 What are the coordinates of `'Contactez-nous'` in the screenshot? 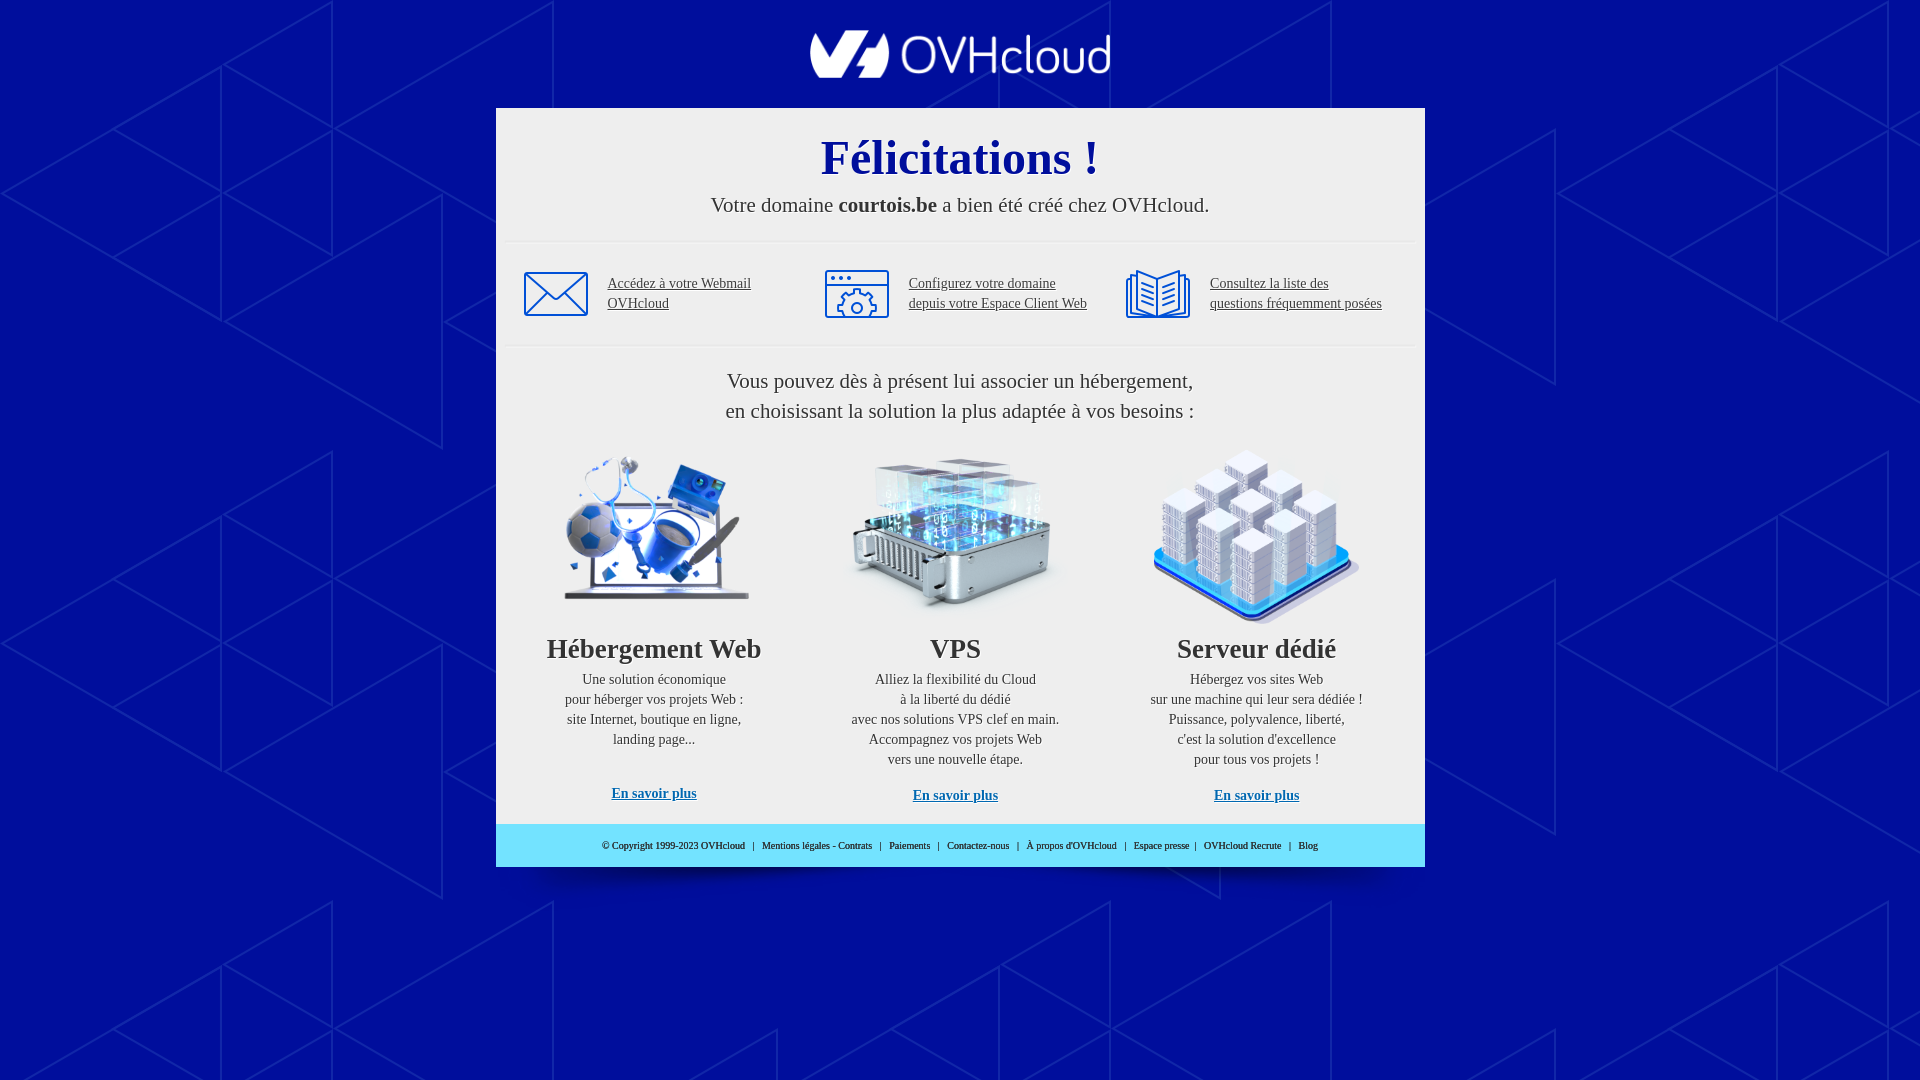 It's located at (978, 845).